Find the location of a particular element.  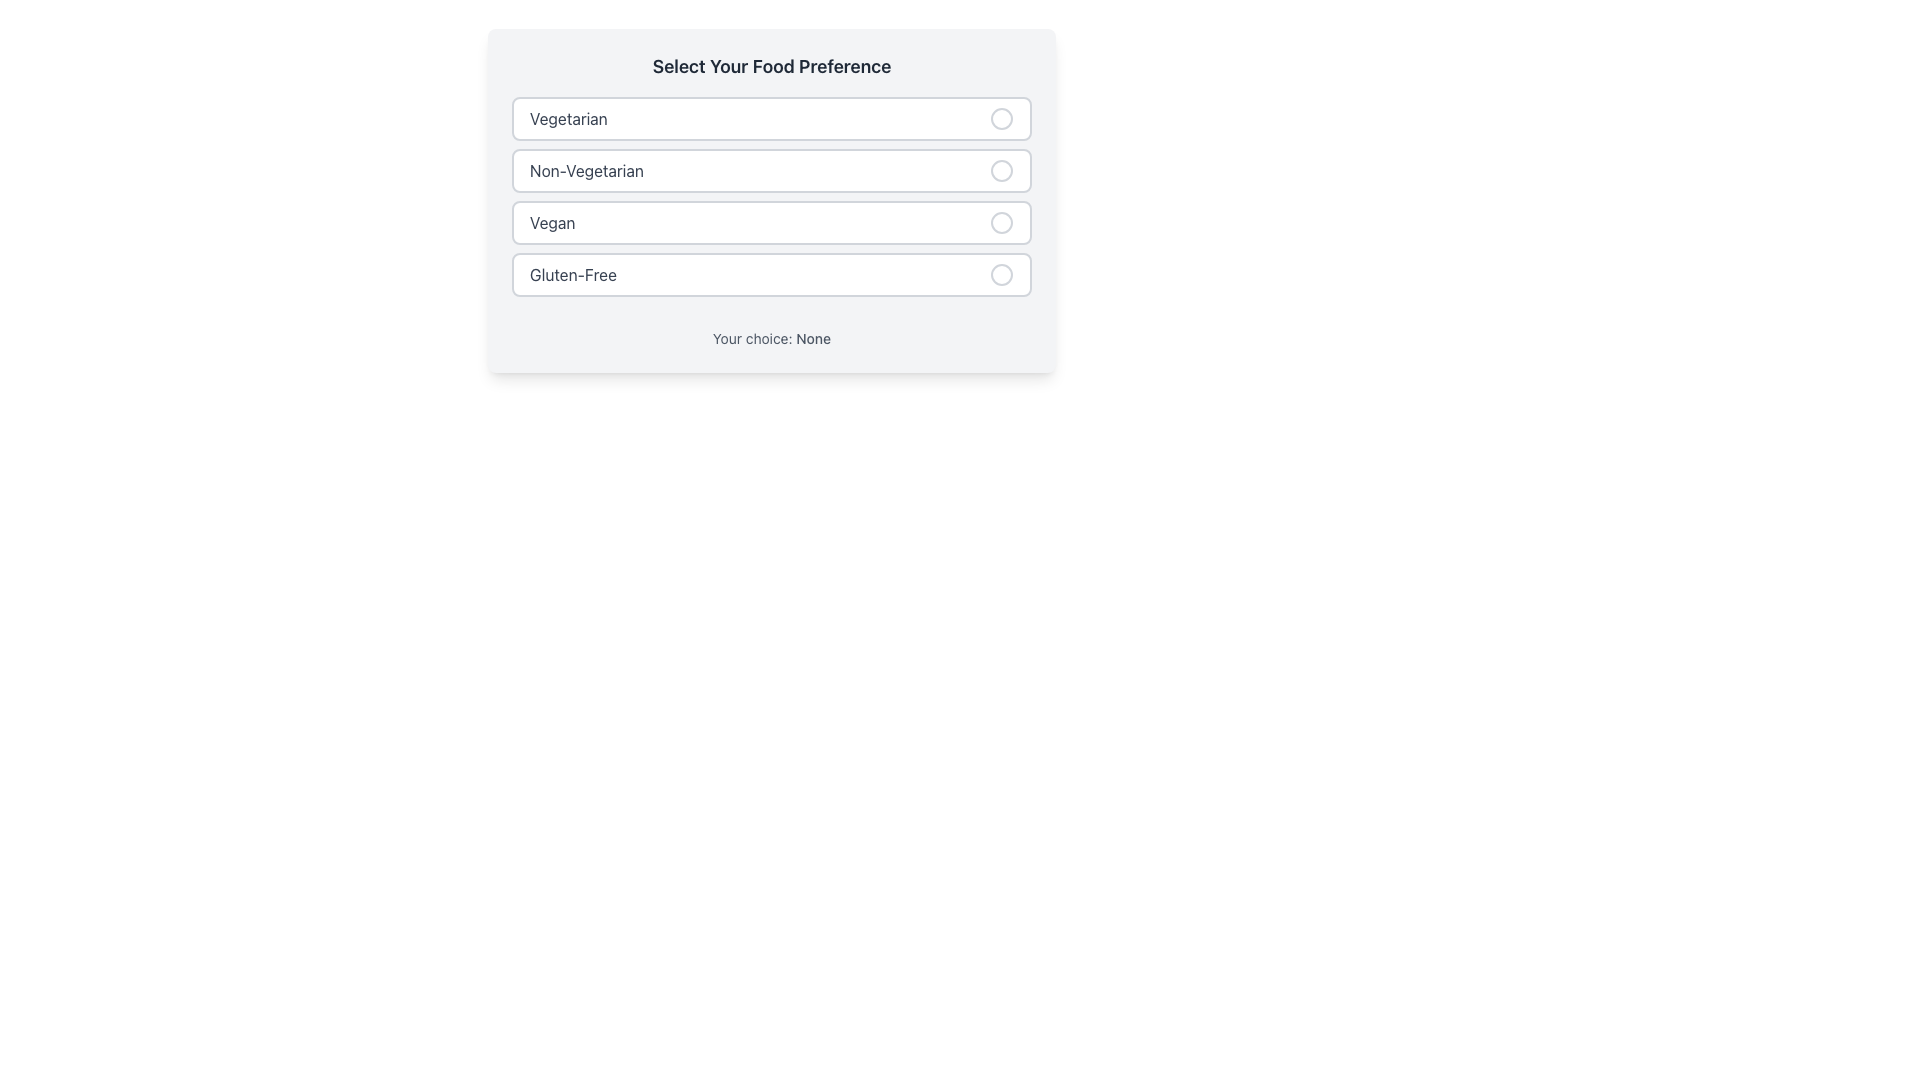

the circular radio button option marker located at the right edge of the 'Gluten-Free' option row to trigger tooltip or focus effects is located at coordinates (1002, 274).